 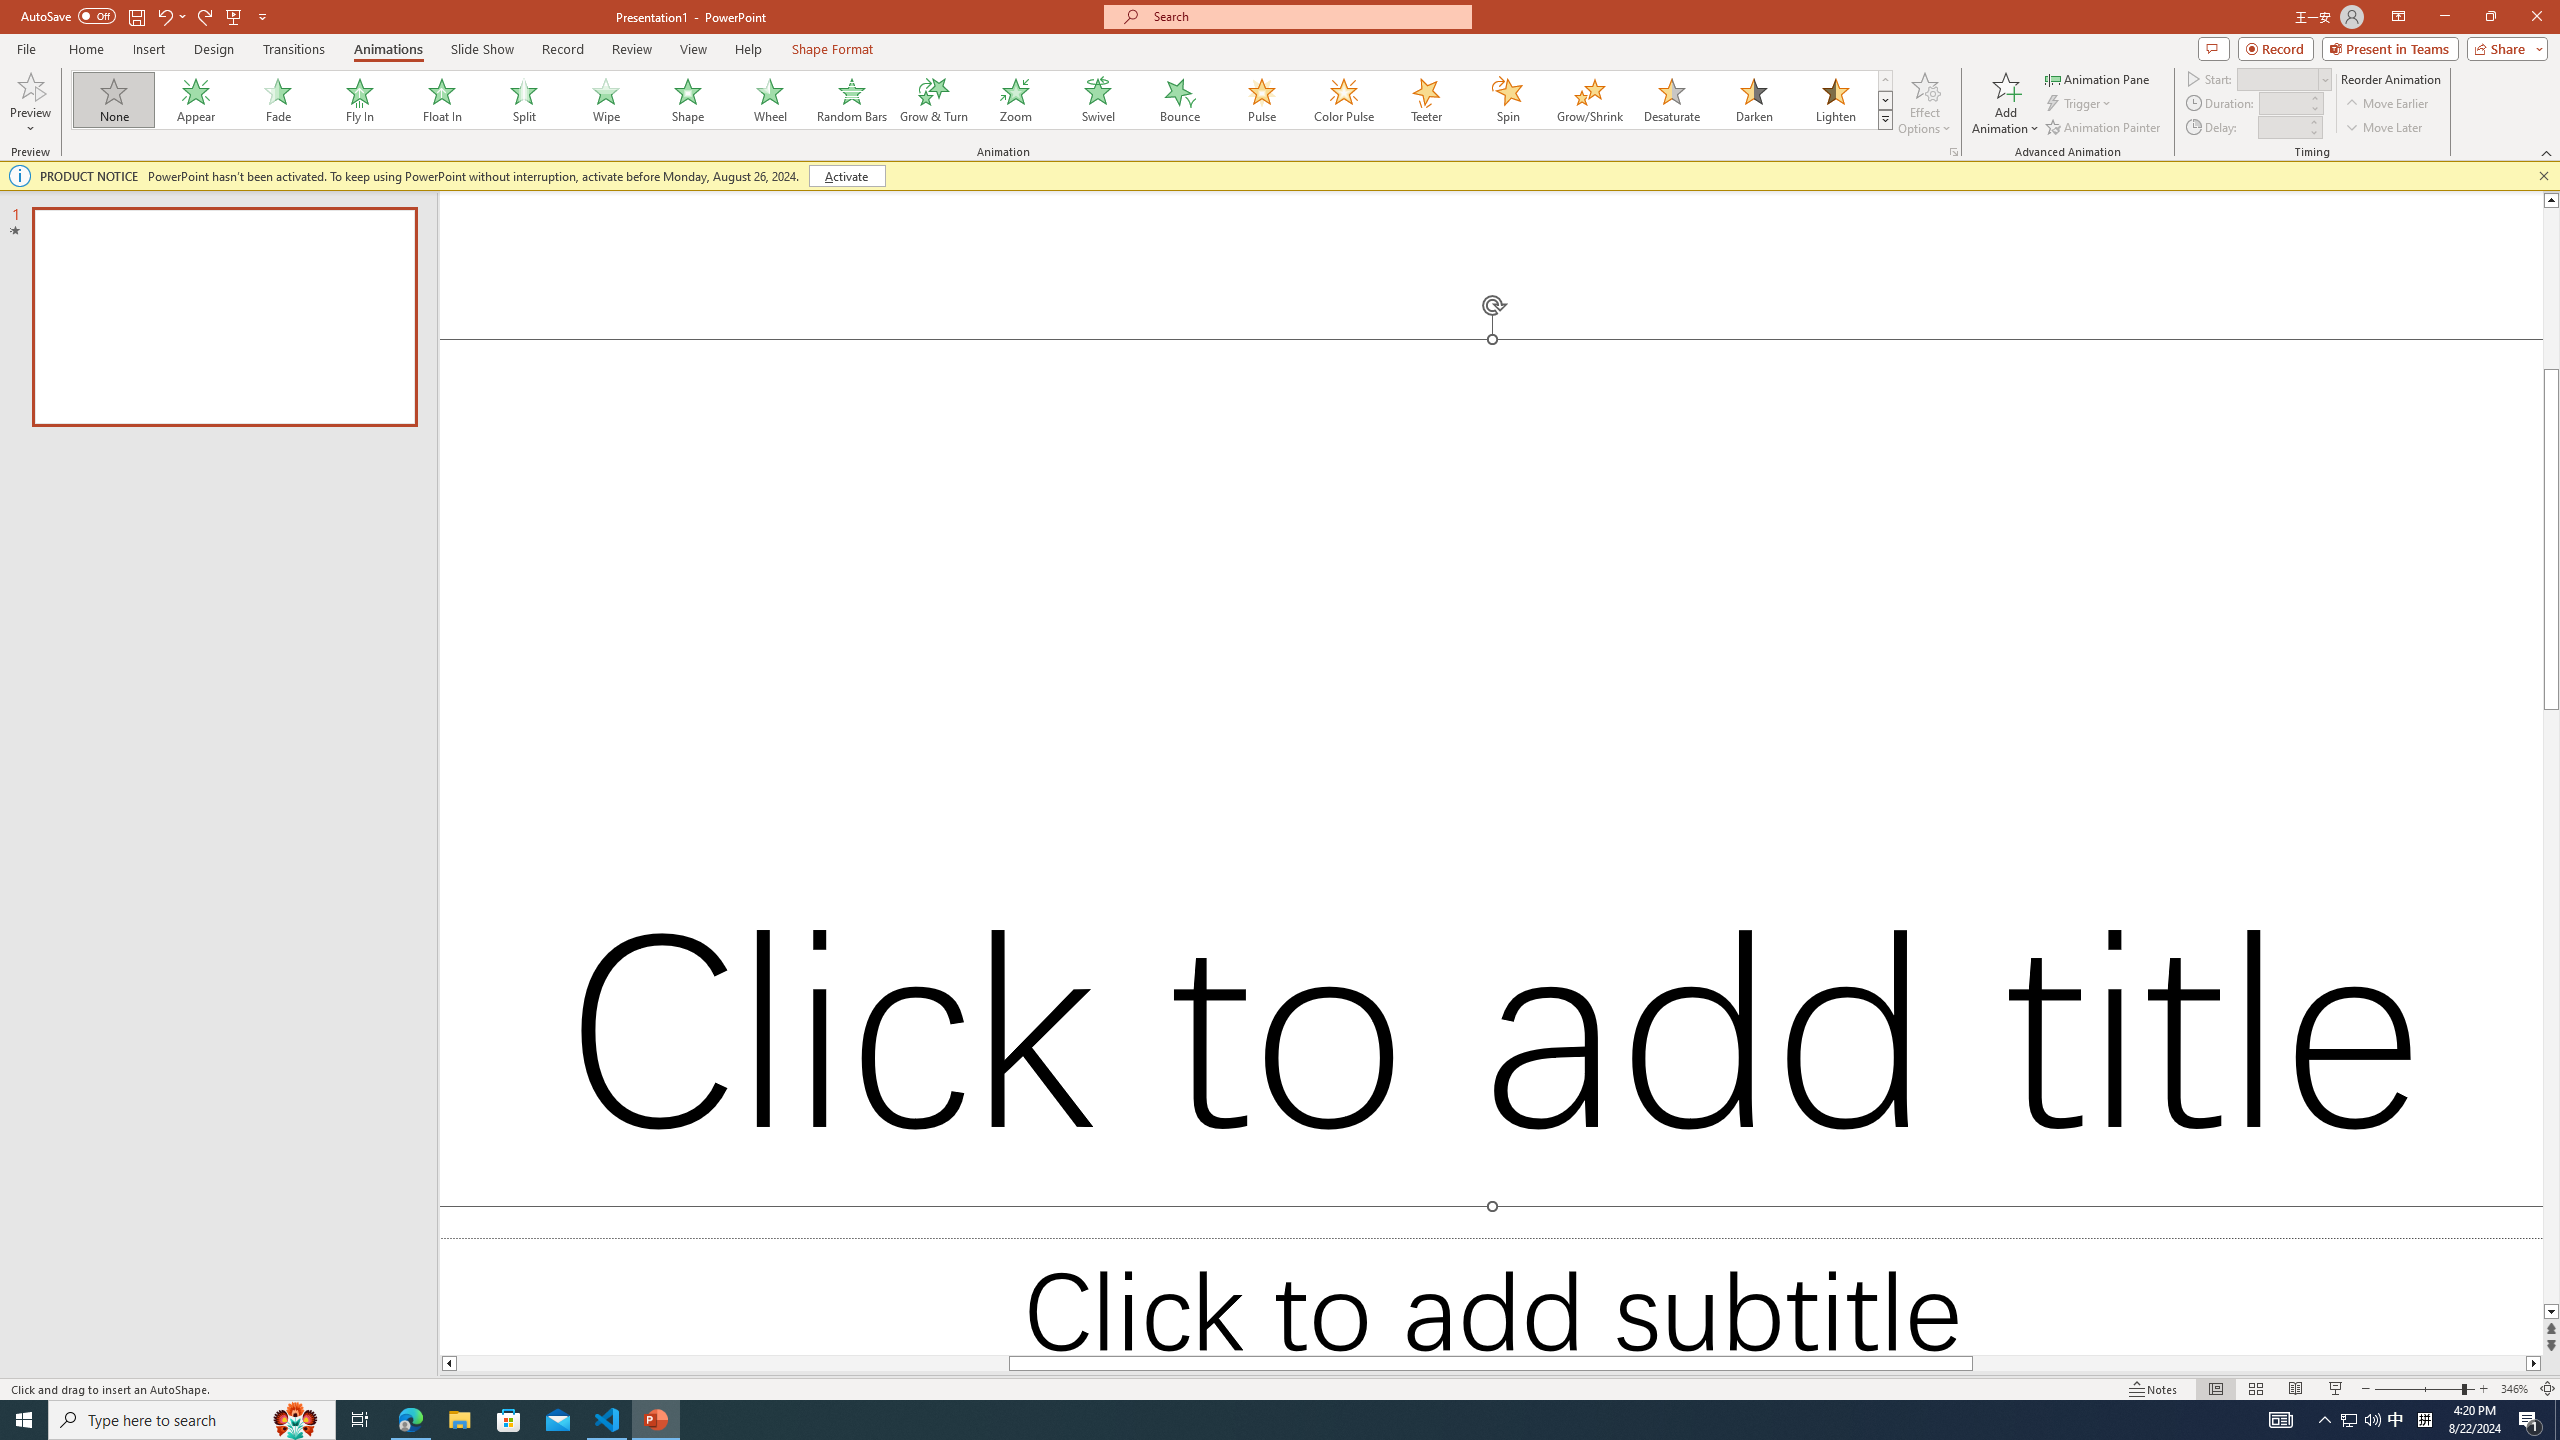 I want to click on 'Spin', so click(x=1507, y=99).